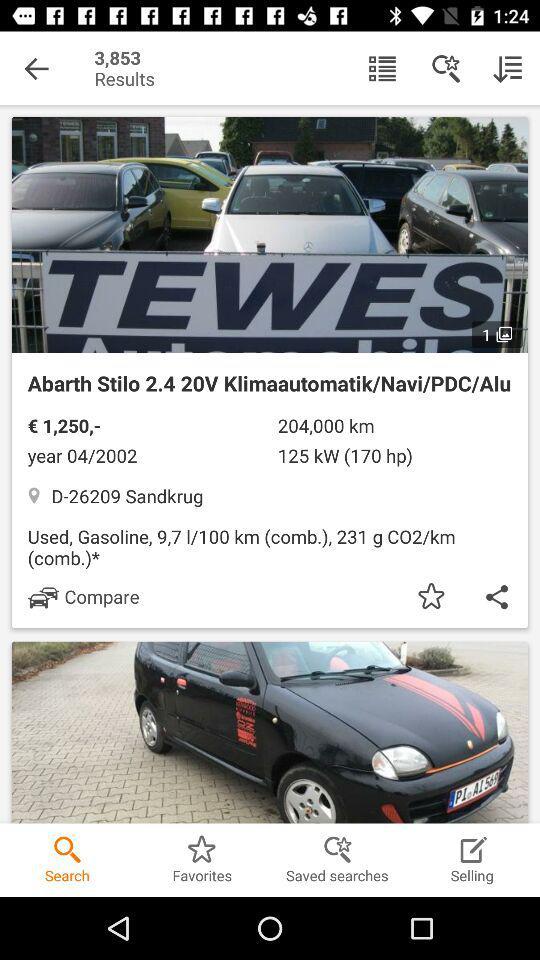 Image resolution: width=540 pixels, height=960 pixels. I want to click on the item to the left of the 3,853, so click(36, 68).